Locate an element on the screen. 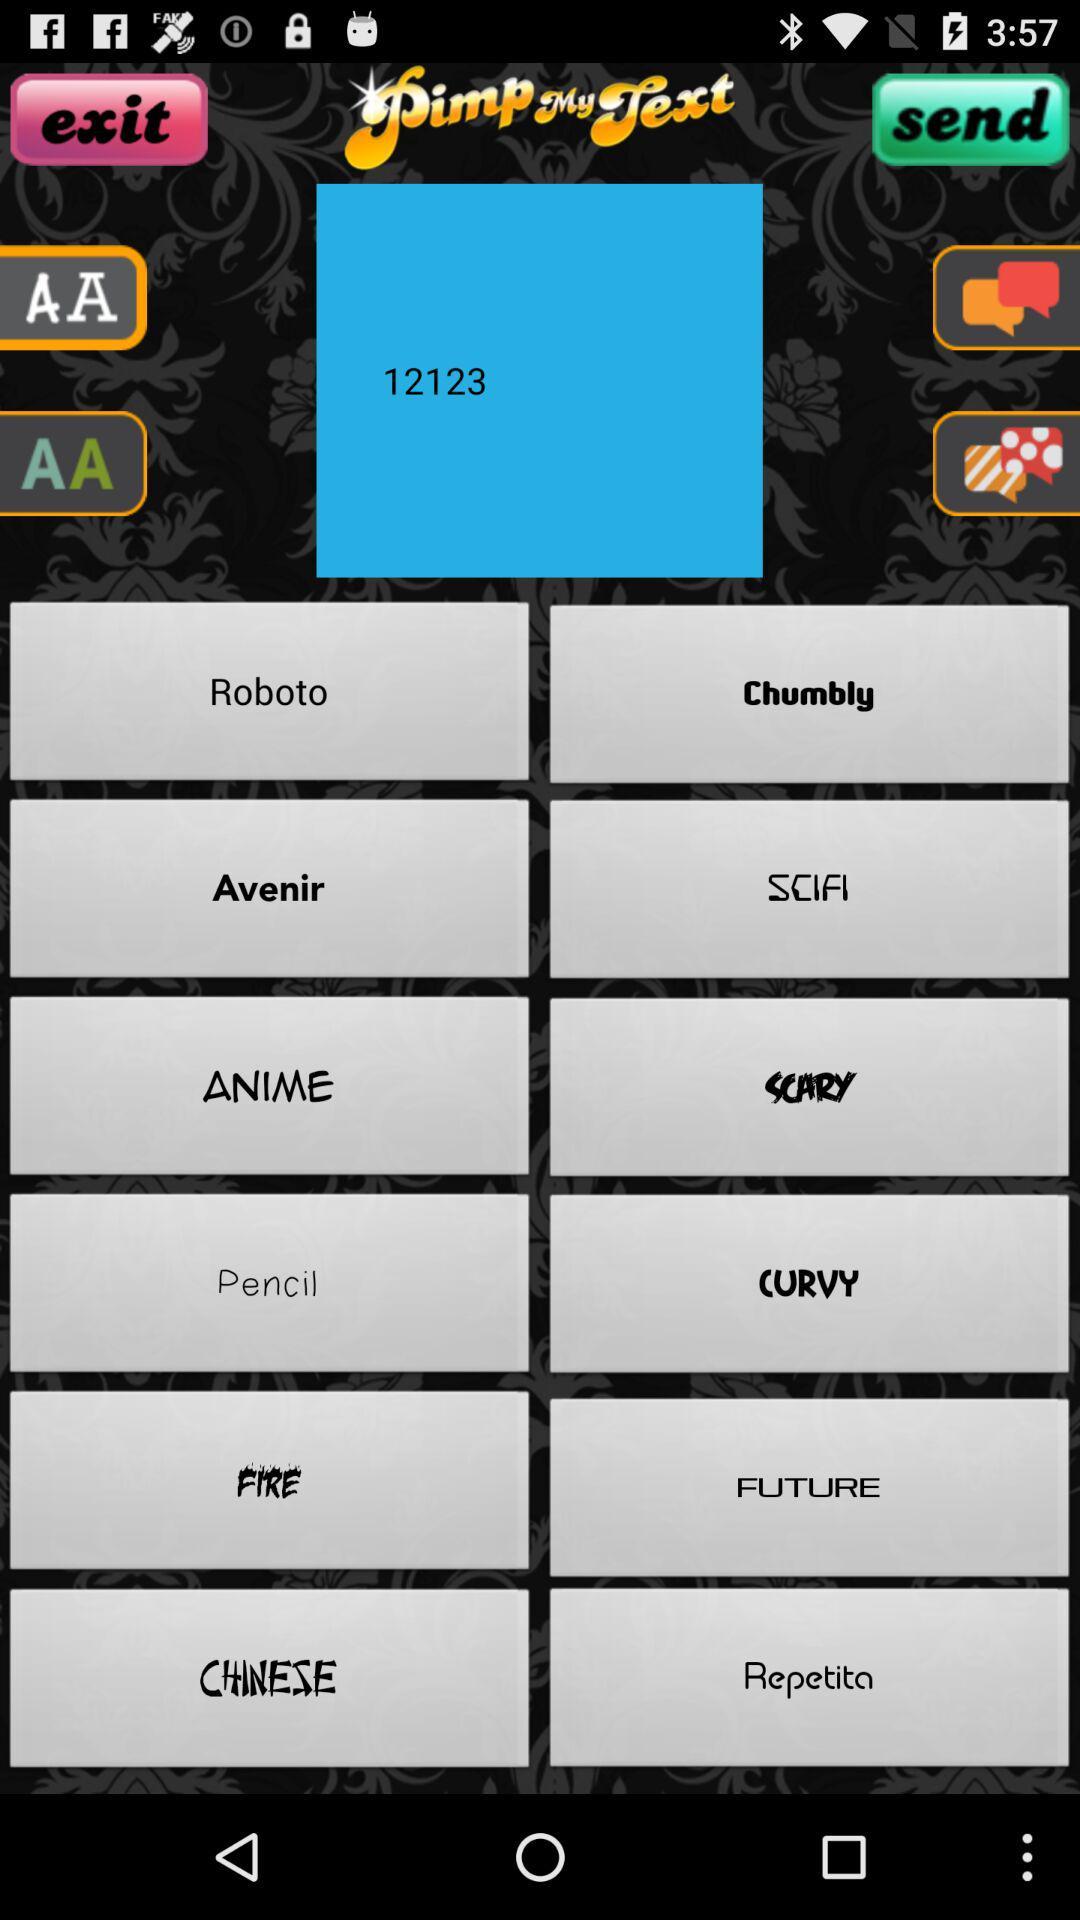 Image resolution: width=1080 pixels, height=1920 pixels. the font icon is located at coordinates (72, 496).